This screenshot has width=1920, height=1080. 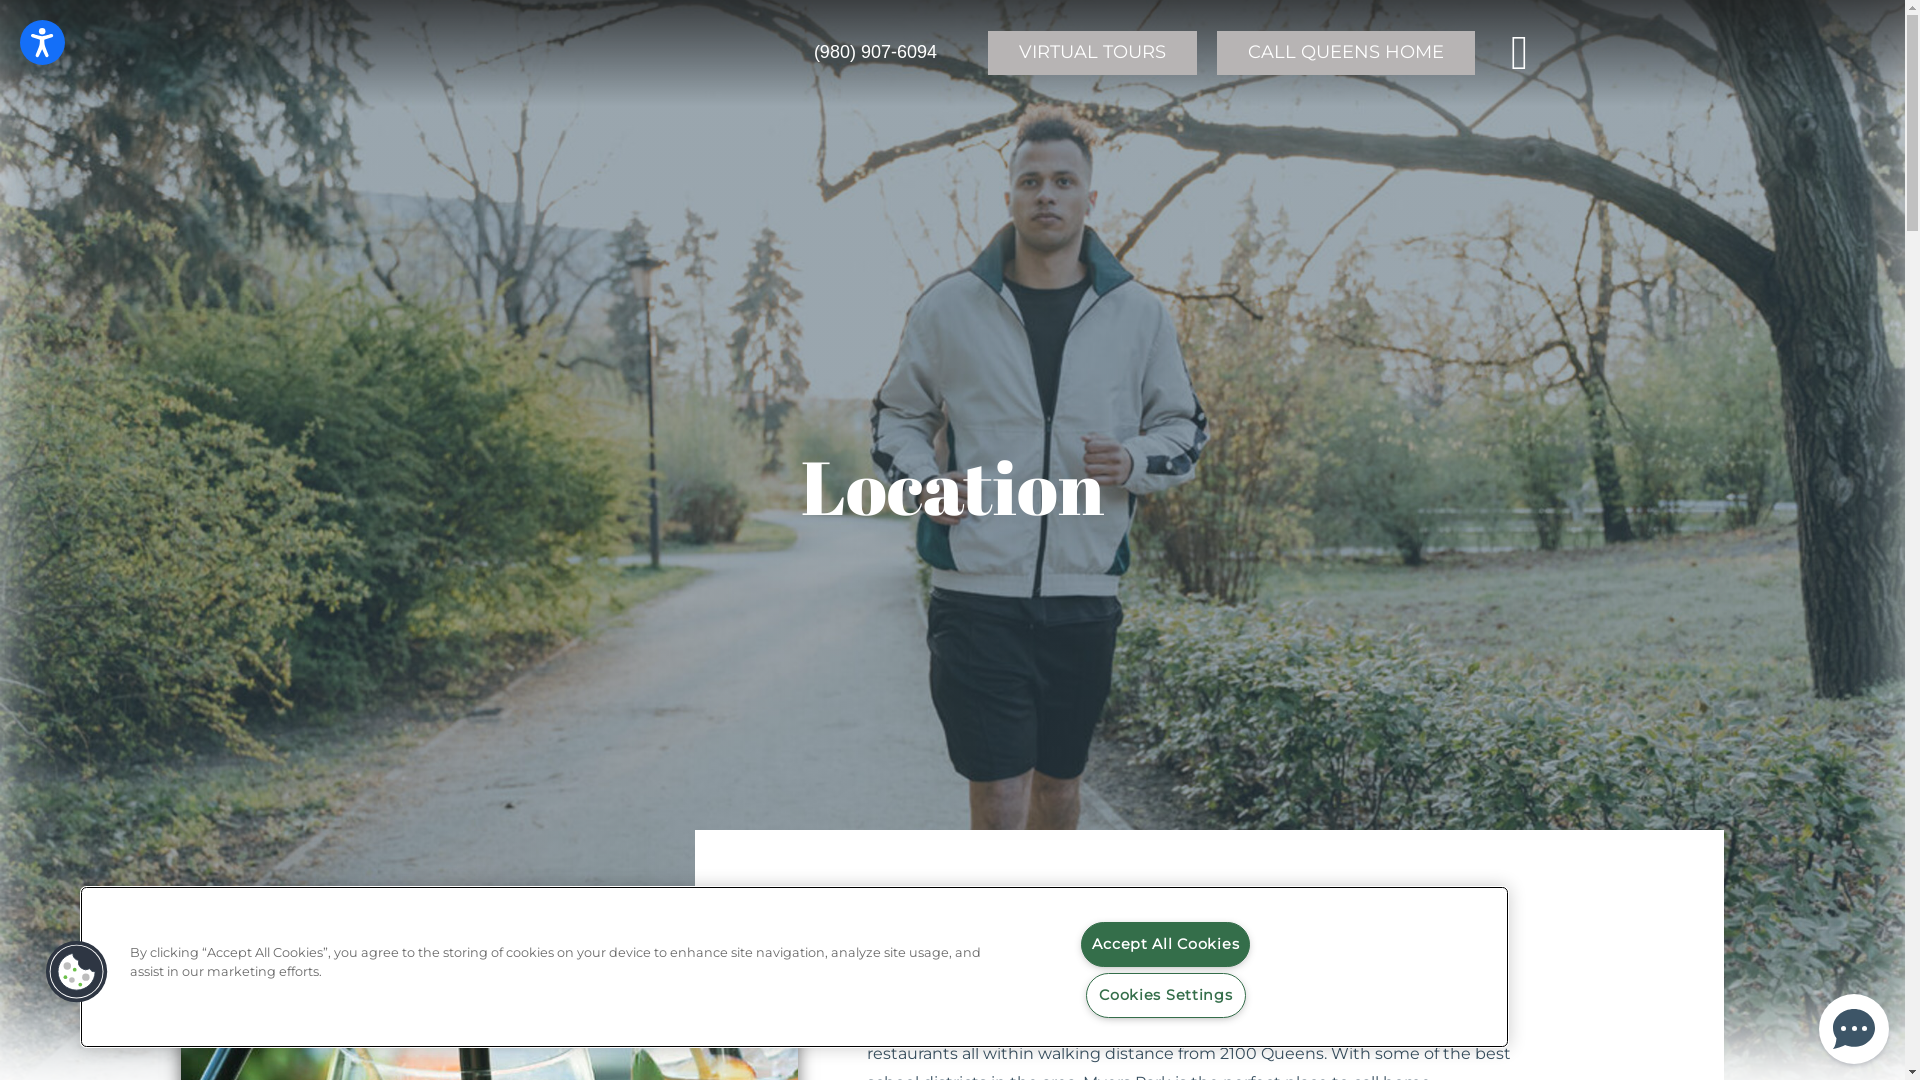 I want to click on 'Cookies Settings', so click(x=1166, y=995).